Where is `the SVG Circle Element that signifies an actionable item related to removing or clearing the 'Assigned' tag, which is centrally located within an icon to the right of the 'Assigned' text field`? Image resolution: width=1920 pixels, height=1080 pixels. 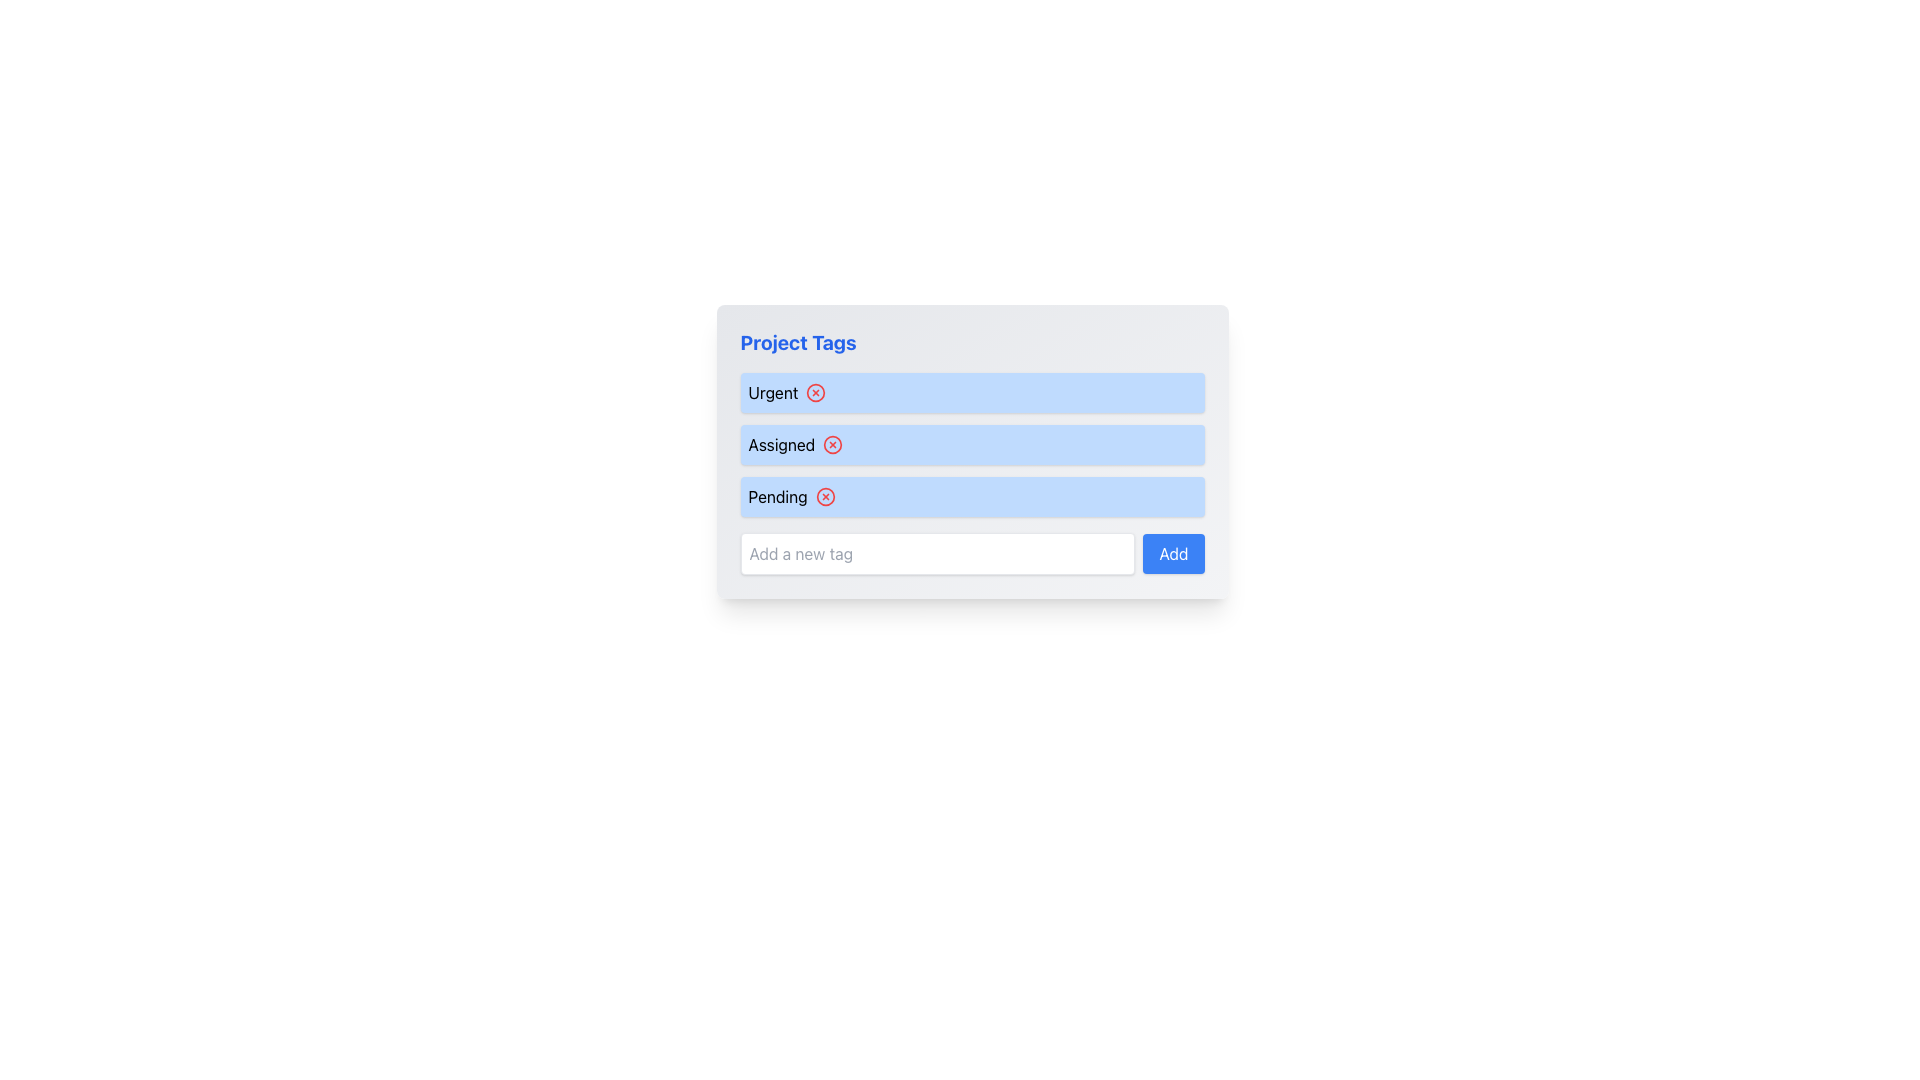 the SVG Circle Element that signifies an actionable item related to removing or clearing the 'Assigned' tag, which is centrally located within an icon to the right of the 'Assigned' text field is located at coordinates (833, 443).